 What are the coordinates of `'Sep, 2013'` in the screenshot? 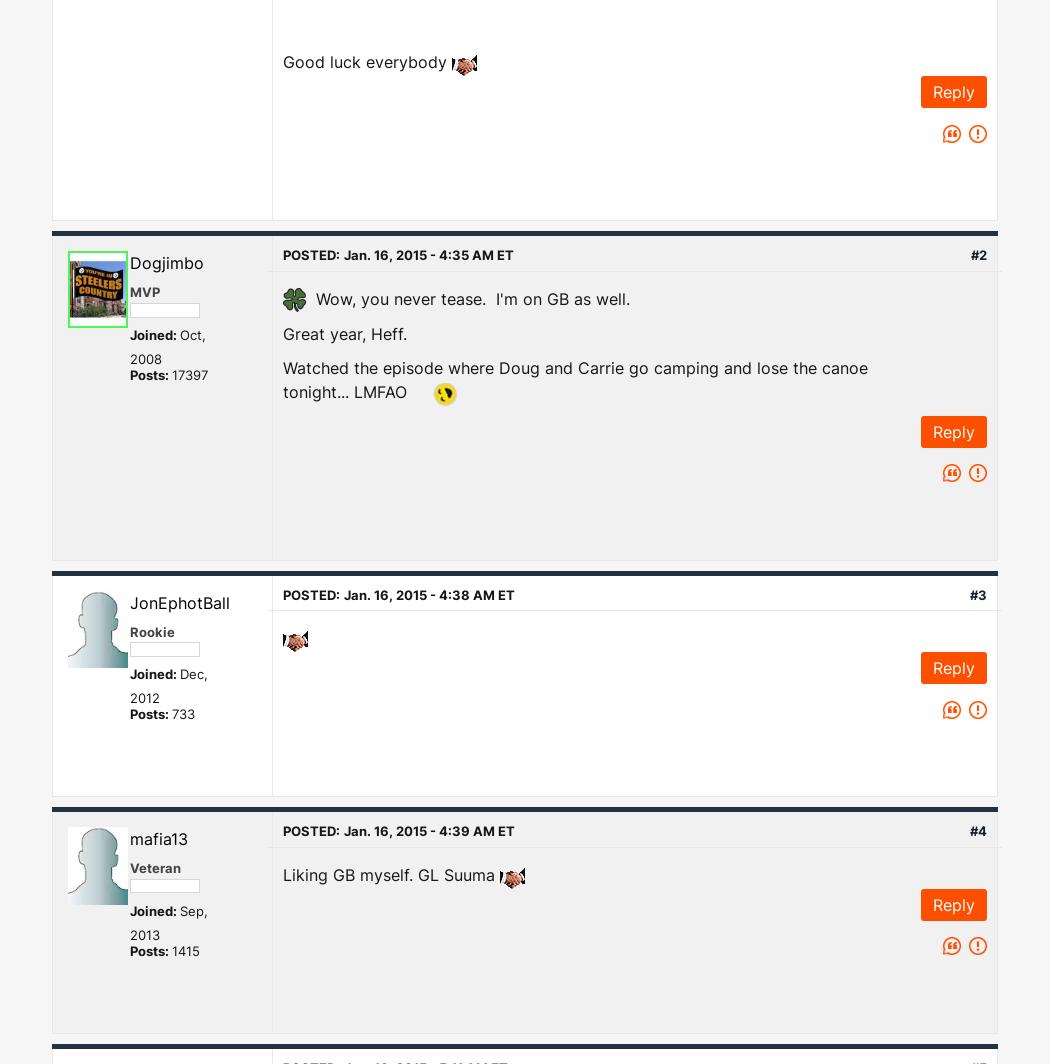 It's located at (169, 921).